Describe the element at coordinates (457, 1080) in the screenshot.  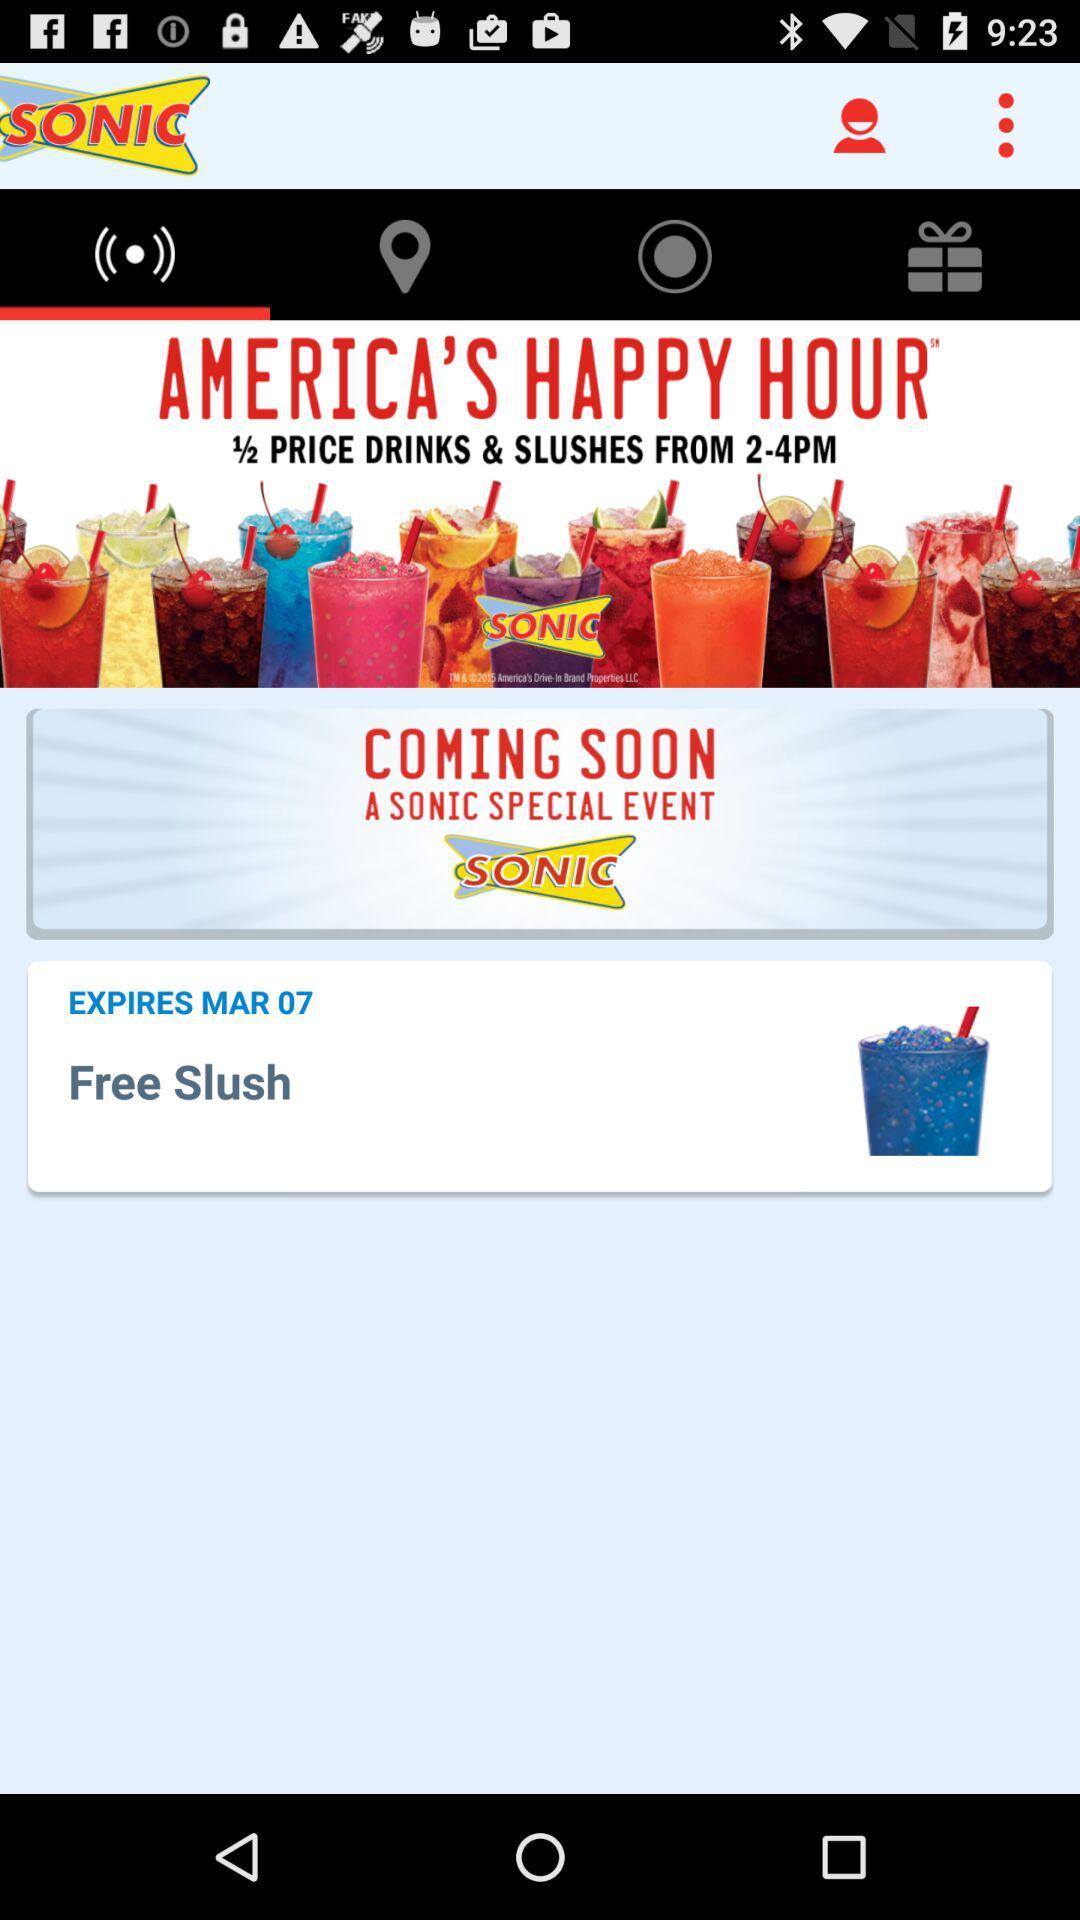
I see `the free slush app` at that location.